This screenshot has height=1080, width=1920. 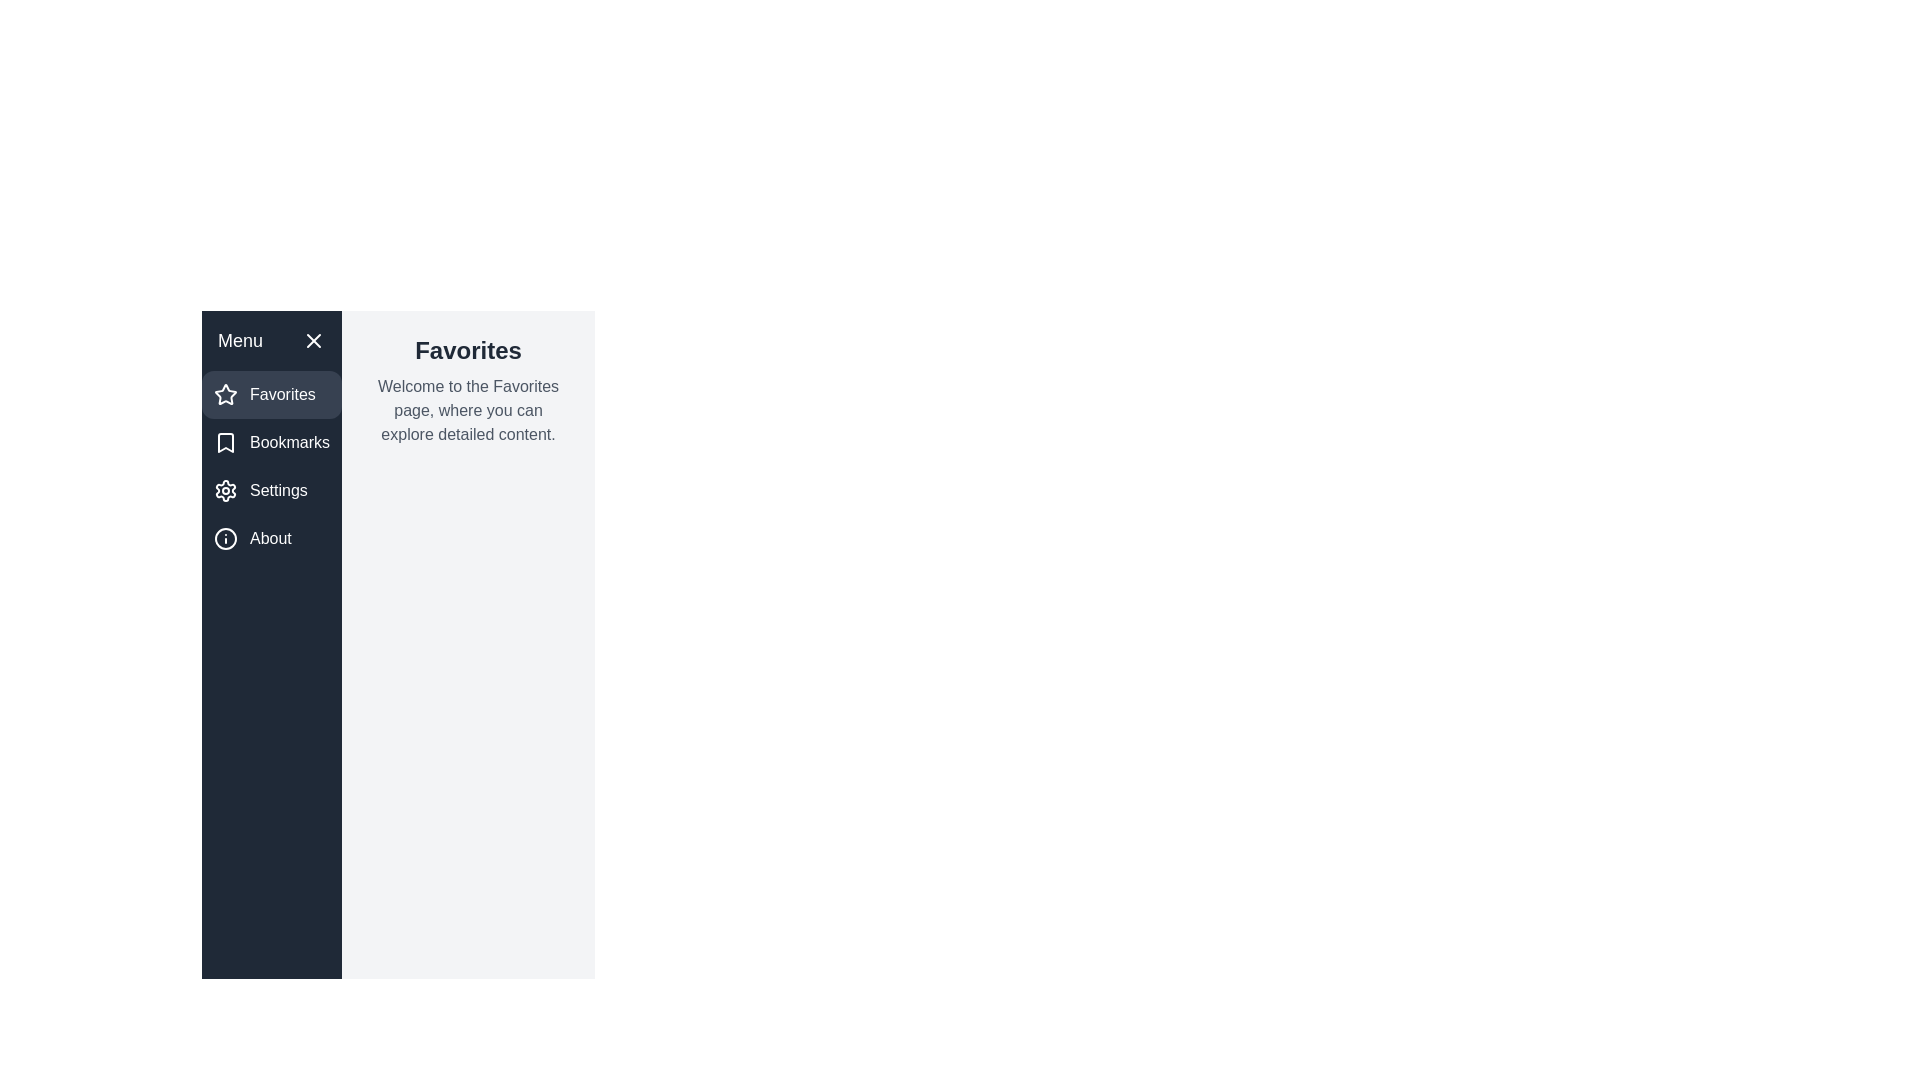 I want to click on the Text label located in the dark sidebar, which serves as a descriptor for the menu area, so click(x=240, y=339).